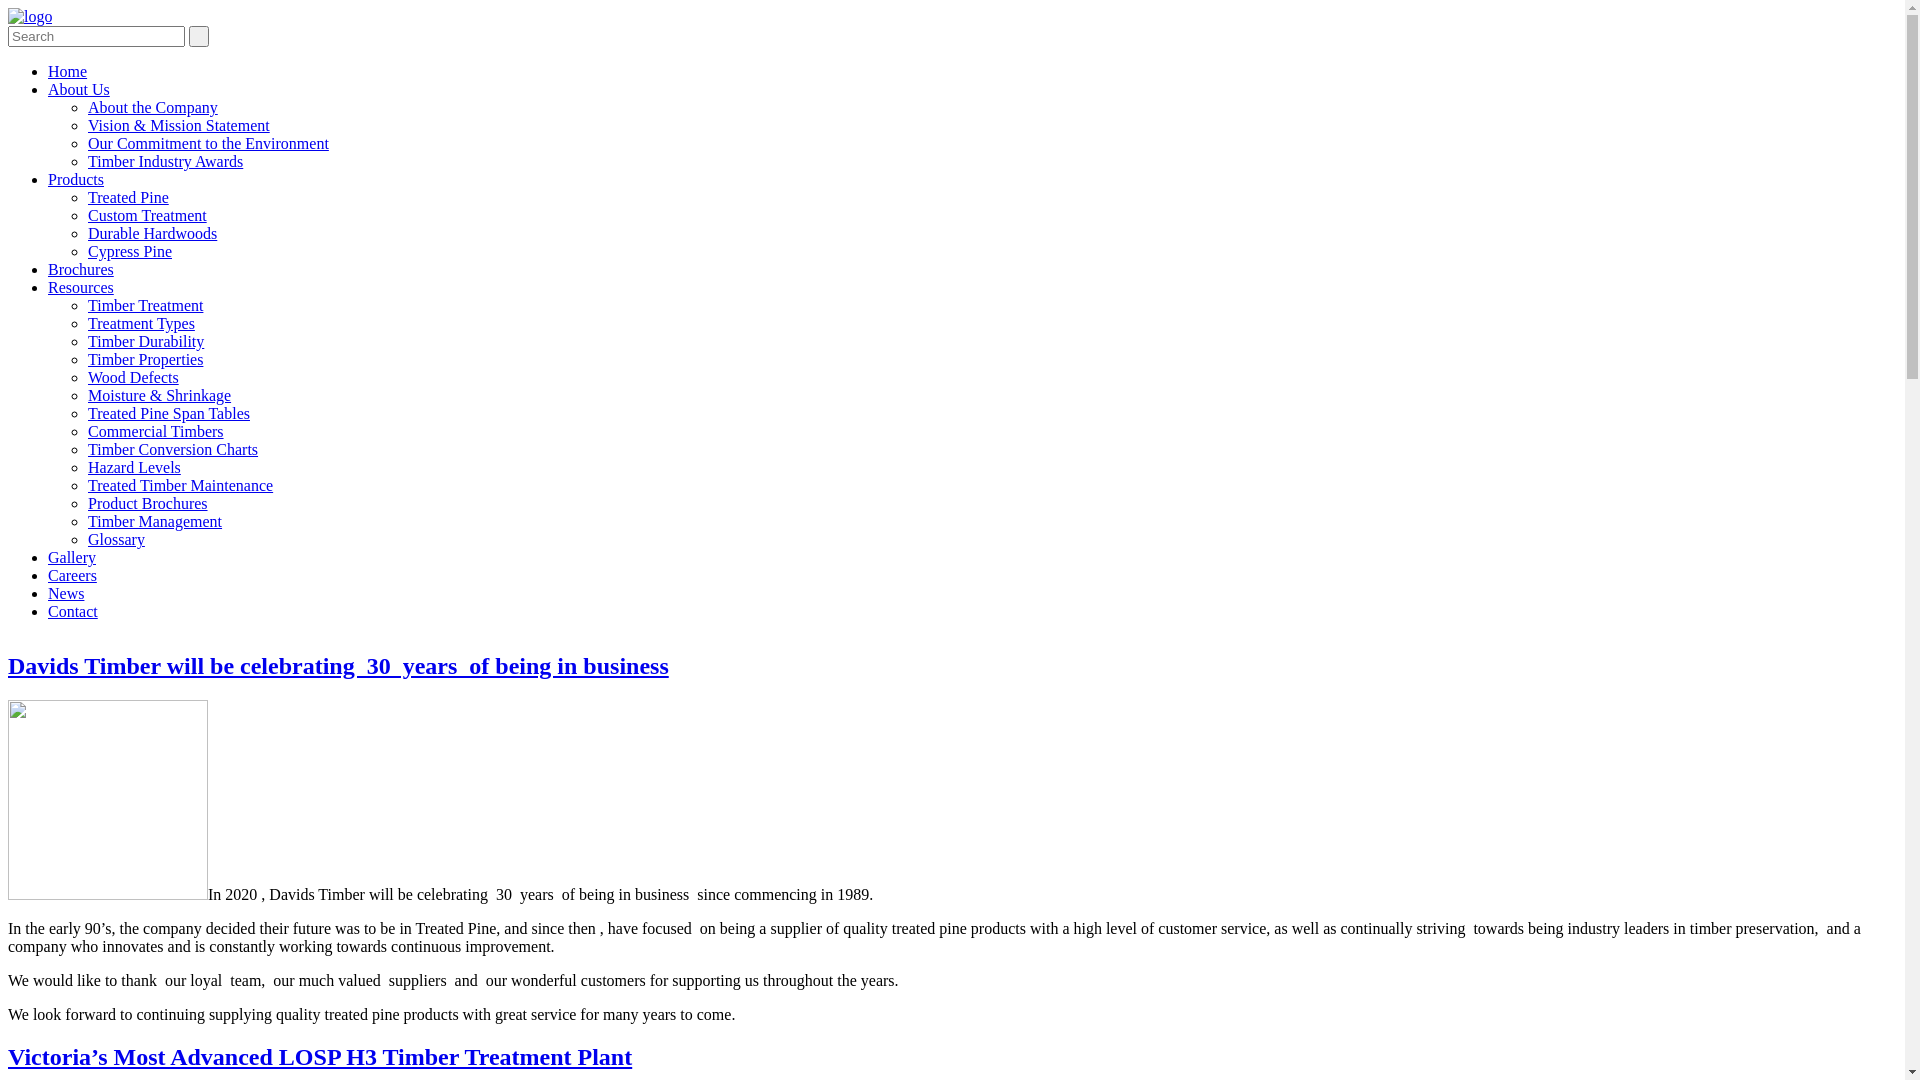 This screenshot has width=1920, height=1080. What do you see at coordinates (208, 142) in the screenshot?
I see `'Our Commitment to the Environment'` at bounding box center [208, 142].